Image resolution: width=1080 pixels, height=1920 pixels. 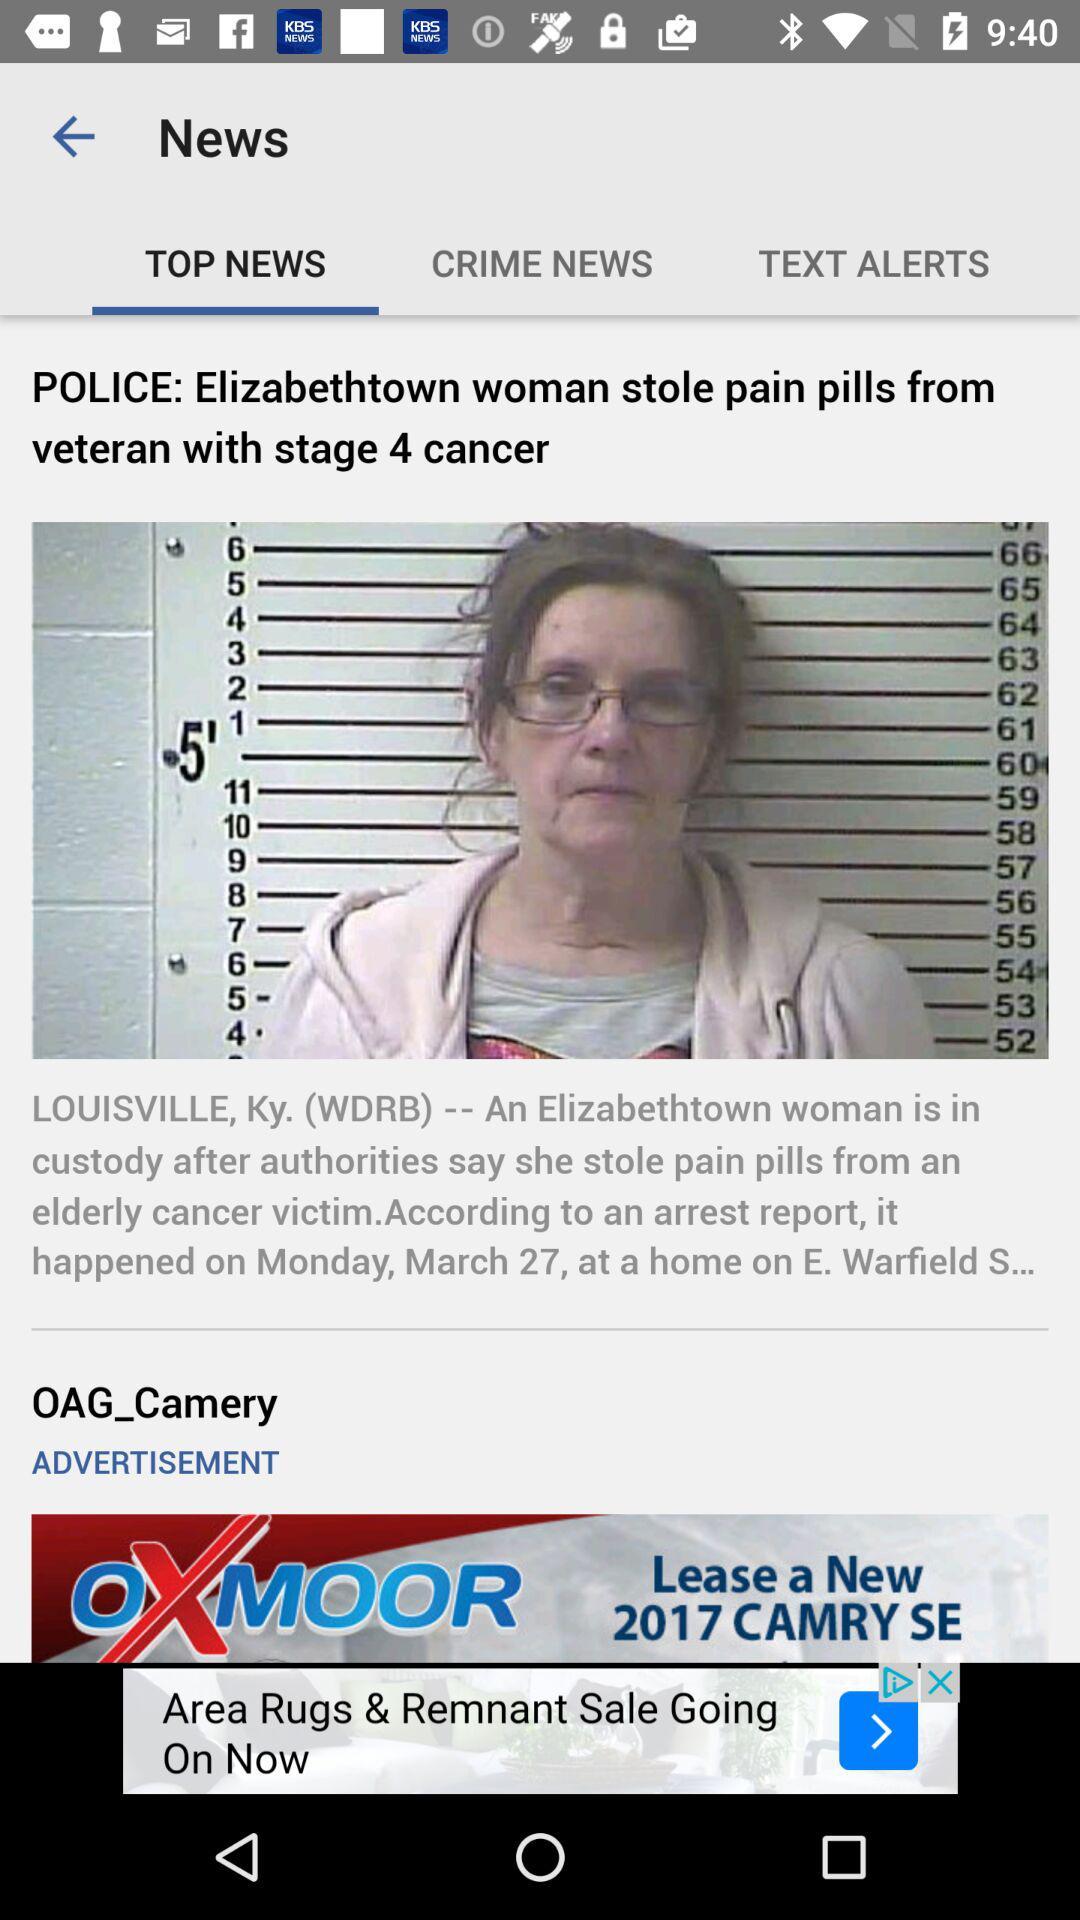 What do you see at coordinates (72, 135) in the screenshot?
I see `app to the left of the news app` at bounding box center [72, 135].